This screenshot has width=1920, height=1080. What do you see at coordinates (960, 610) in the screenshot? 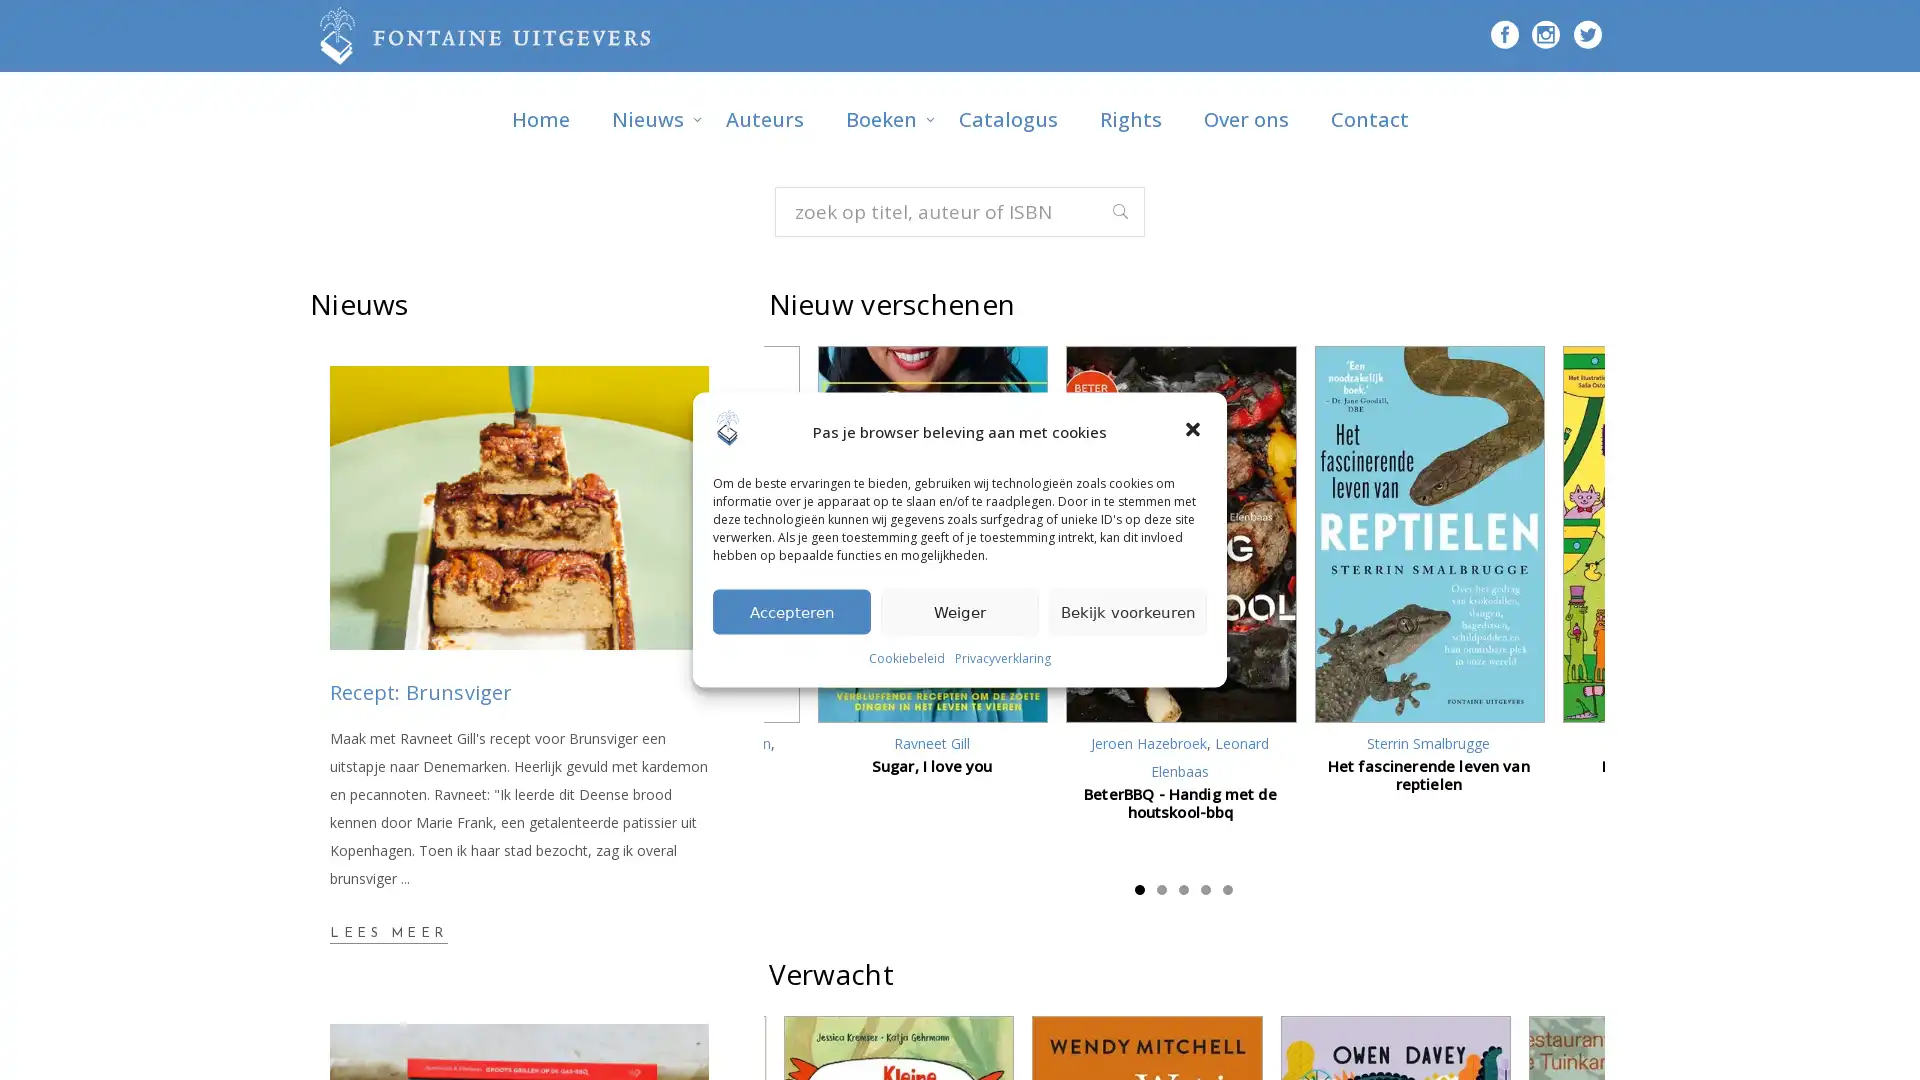
I see `Weiger` at bounding box center [960, 610].